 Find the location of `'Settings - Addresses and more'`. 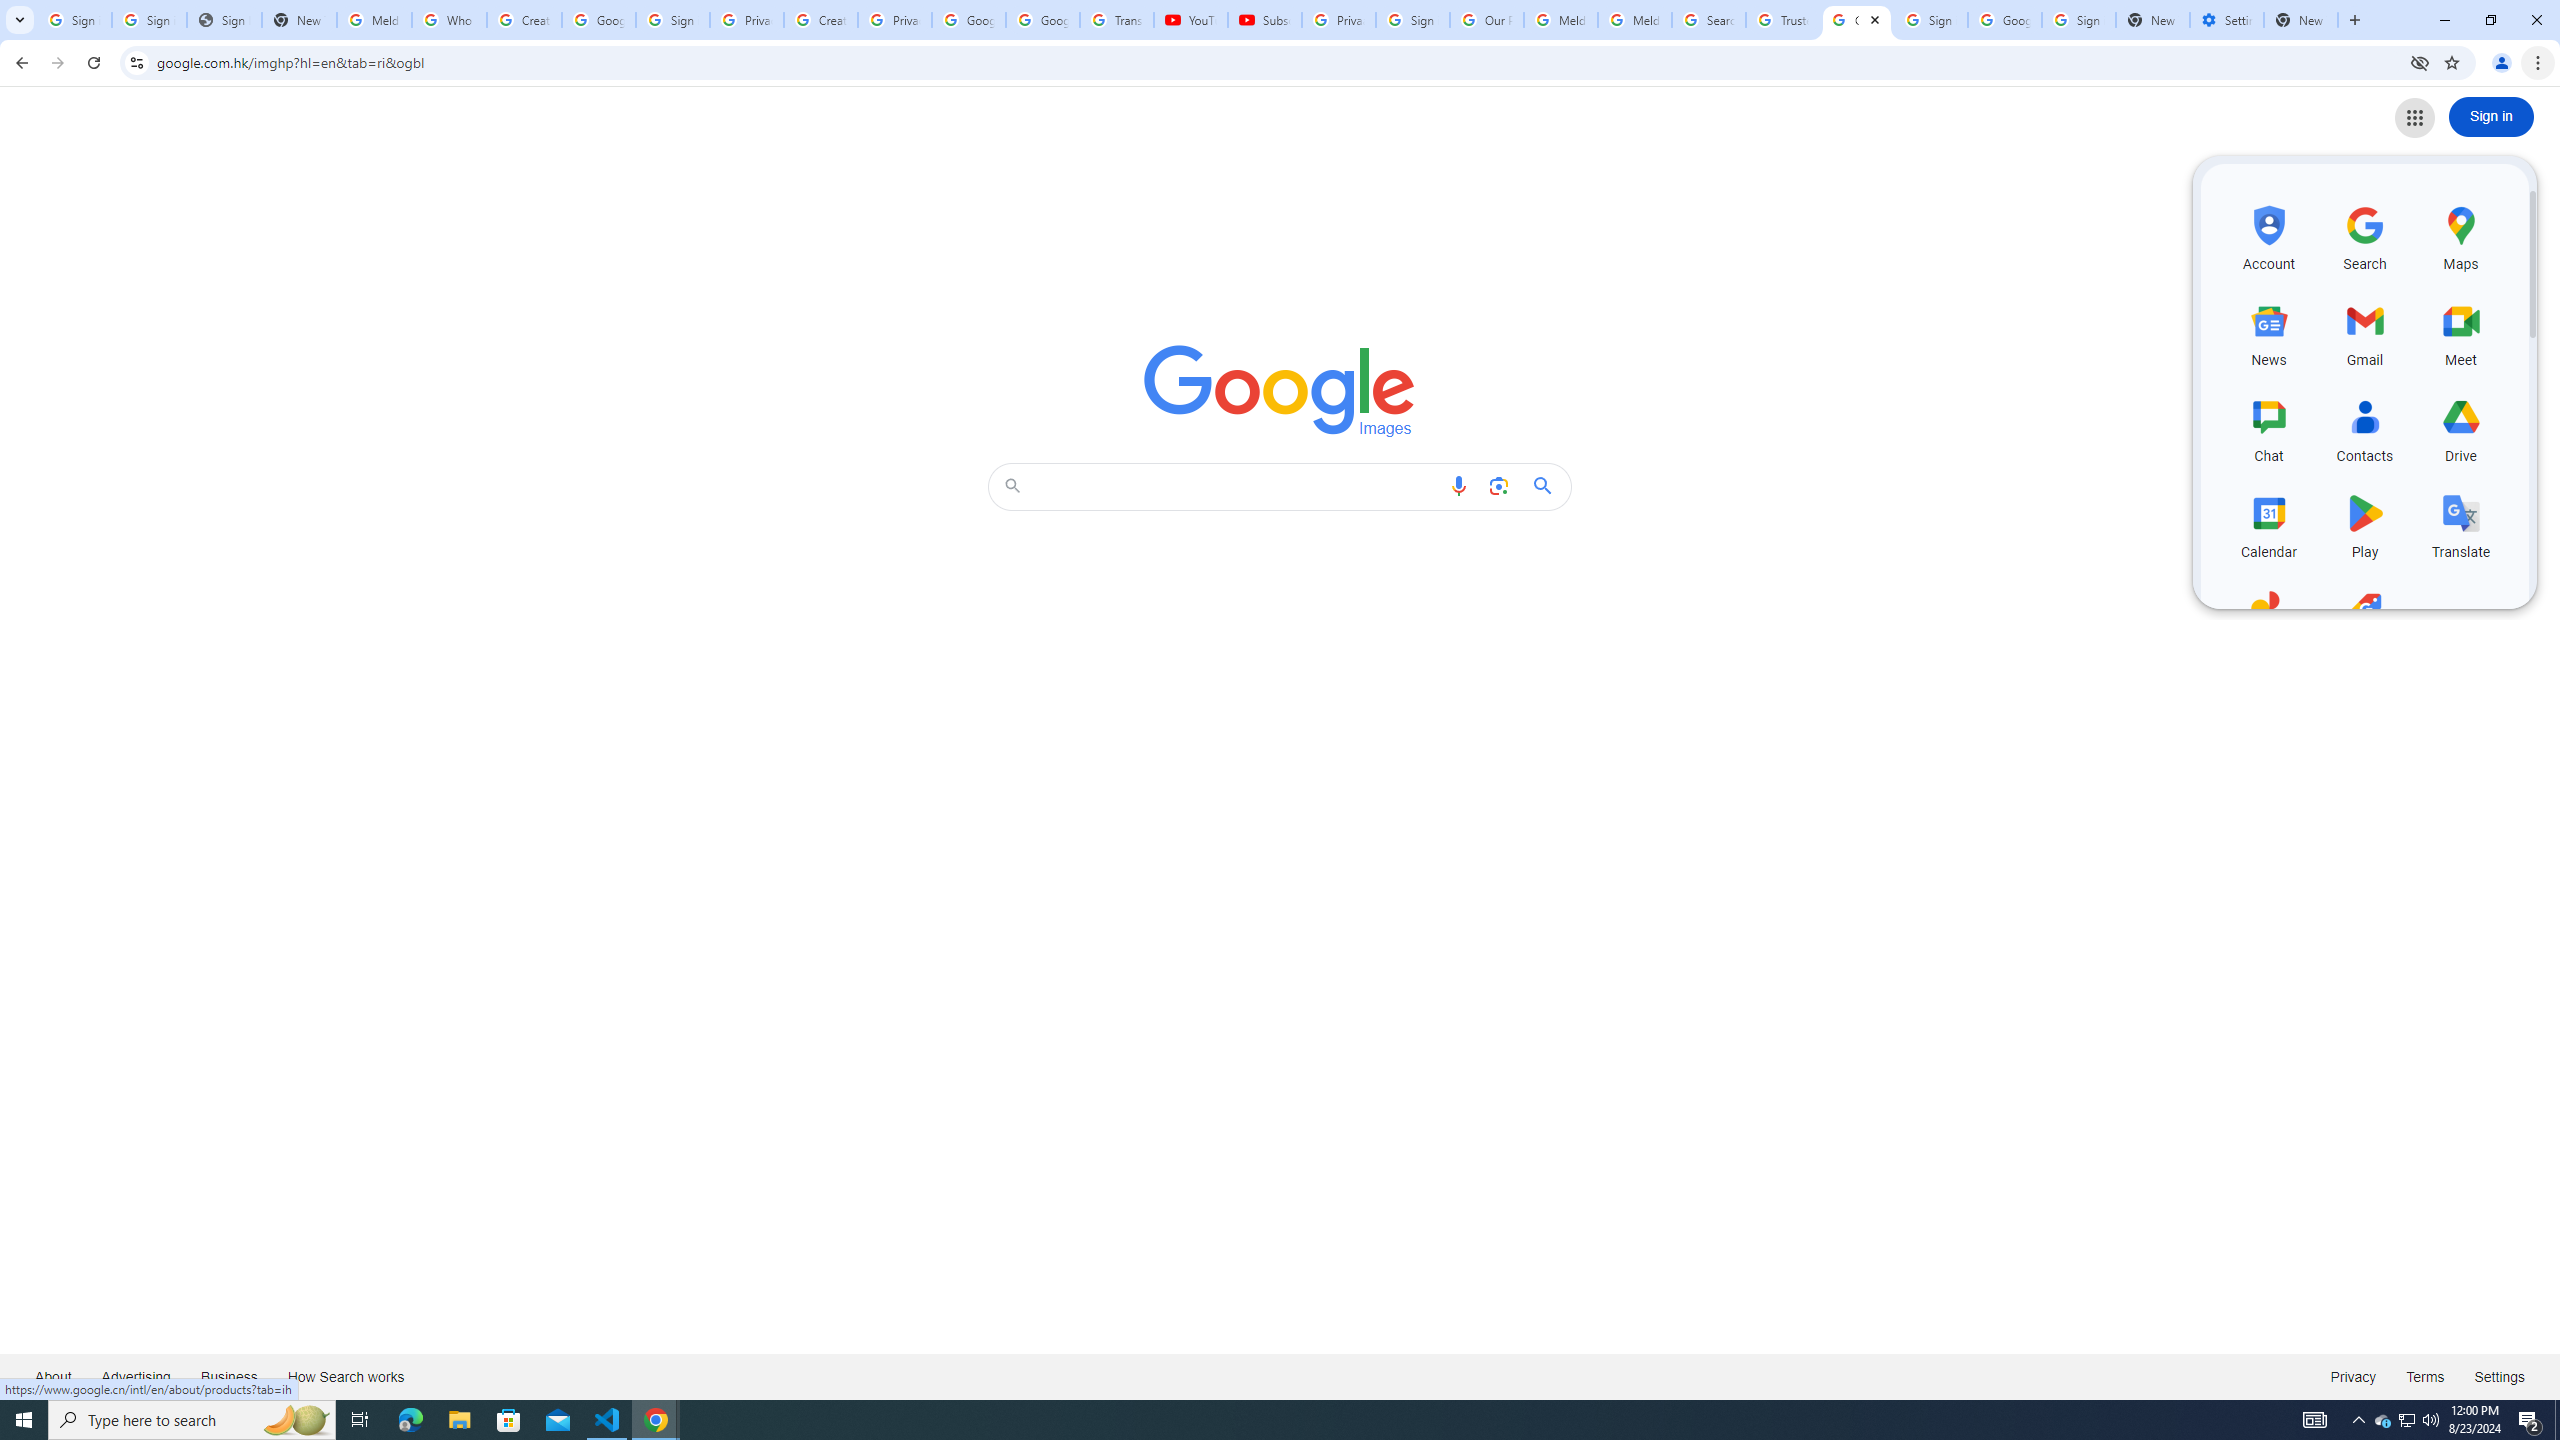

'Settings - Addresses and more' is located at coordinates (2226, 19).